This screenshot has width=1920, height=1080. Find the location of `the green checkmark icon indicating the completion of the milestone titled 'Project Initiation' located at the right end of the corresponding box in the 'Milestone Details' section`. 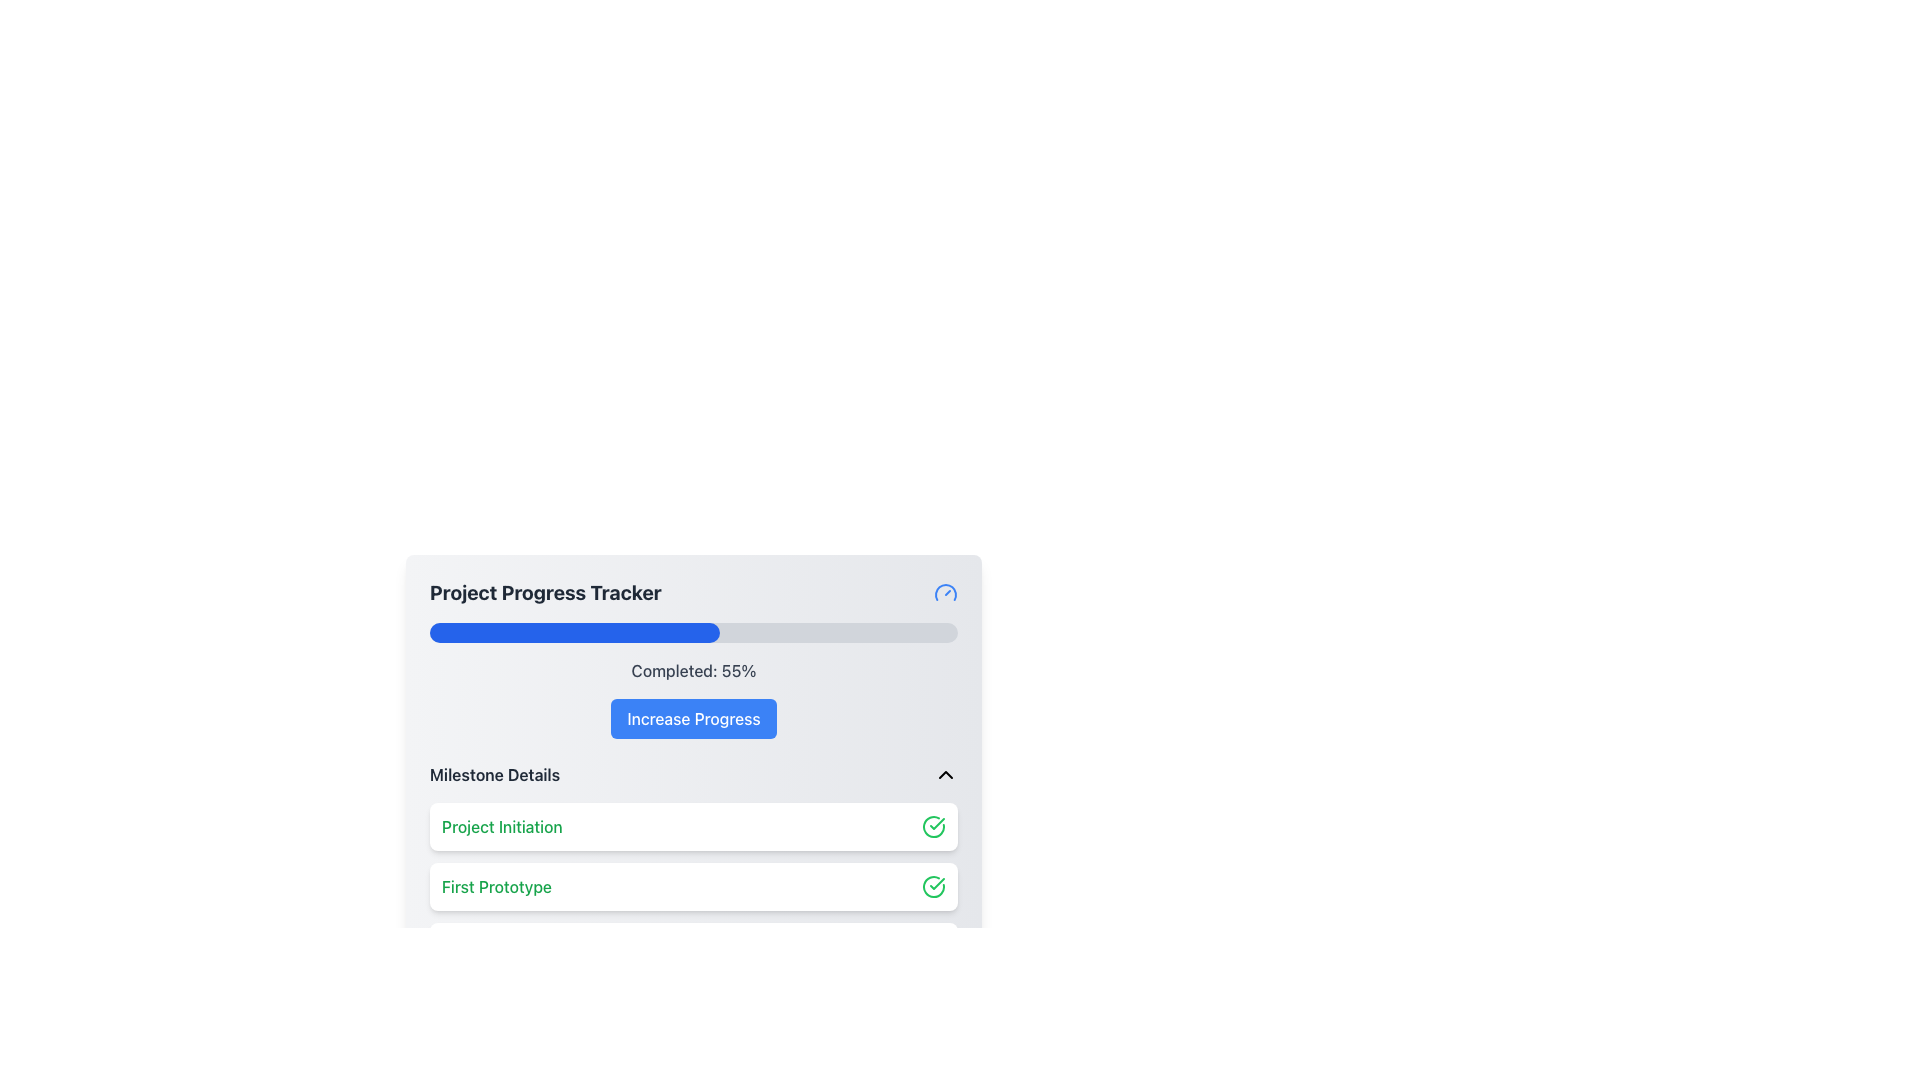

the green checkmark icon indicating the completion of the milestone titled 'Project Initiation' located at the right end of the corresponding box in the 'Milestone Details' section is located at coordinates (933, 826).